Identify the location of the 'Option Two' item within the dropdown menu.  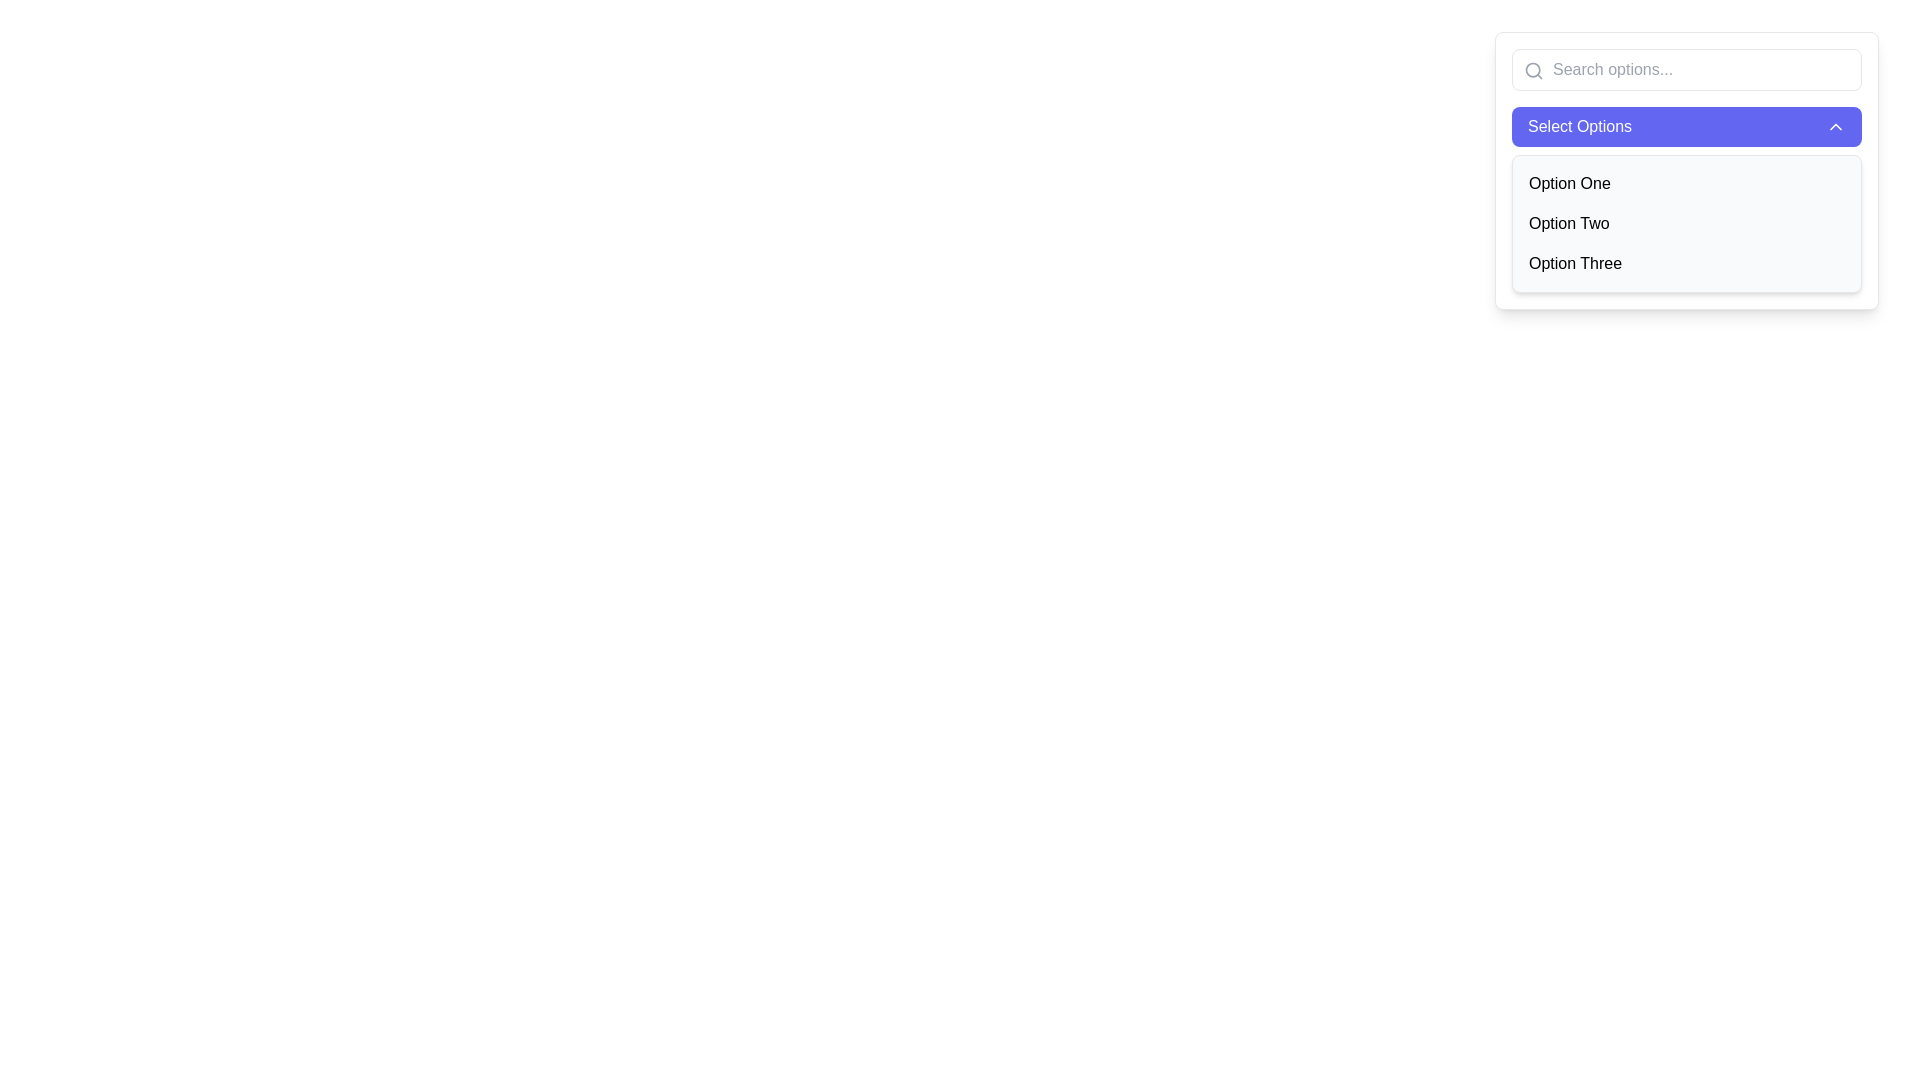
(1685, 223).